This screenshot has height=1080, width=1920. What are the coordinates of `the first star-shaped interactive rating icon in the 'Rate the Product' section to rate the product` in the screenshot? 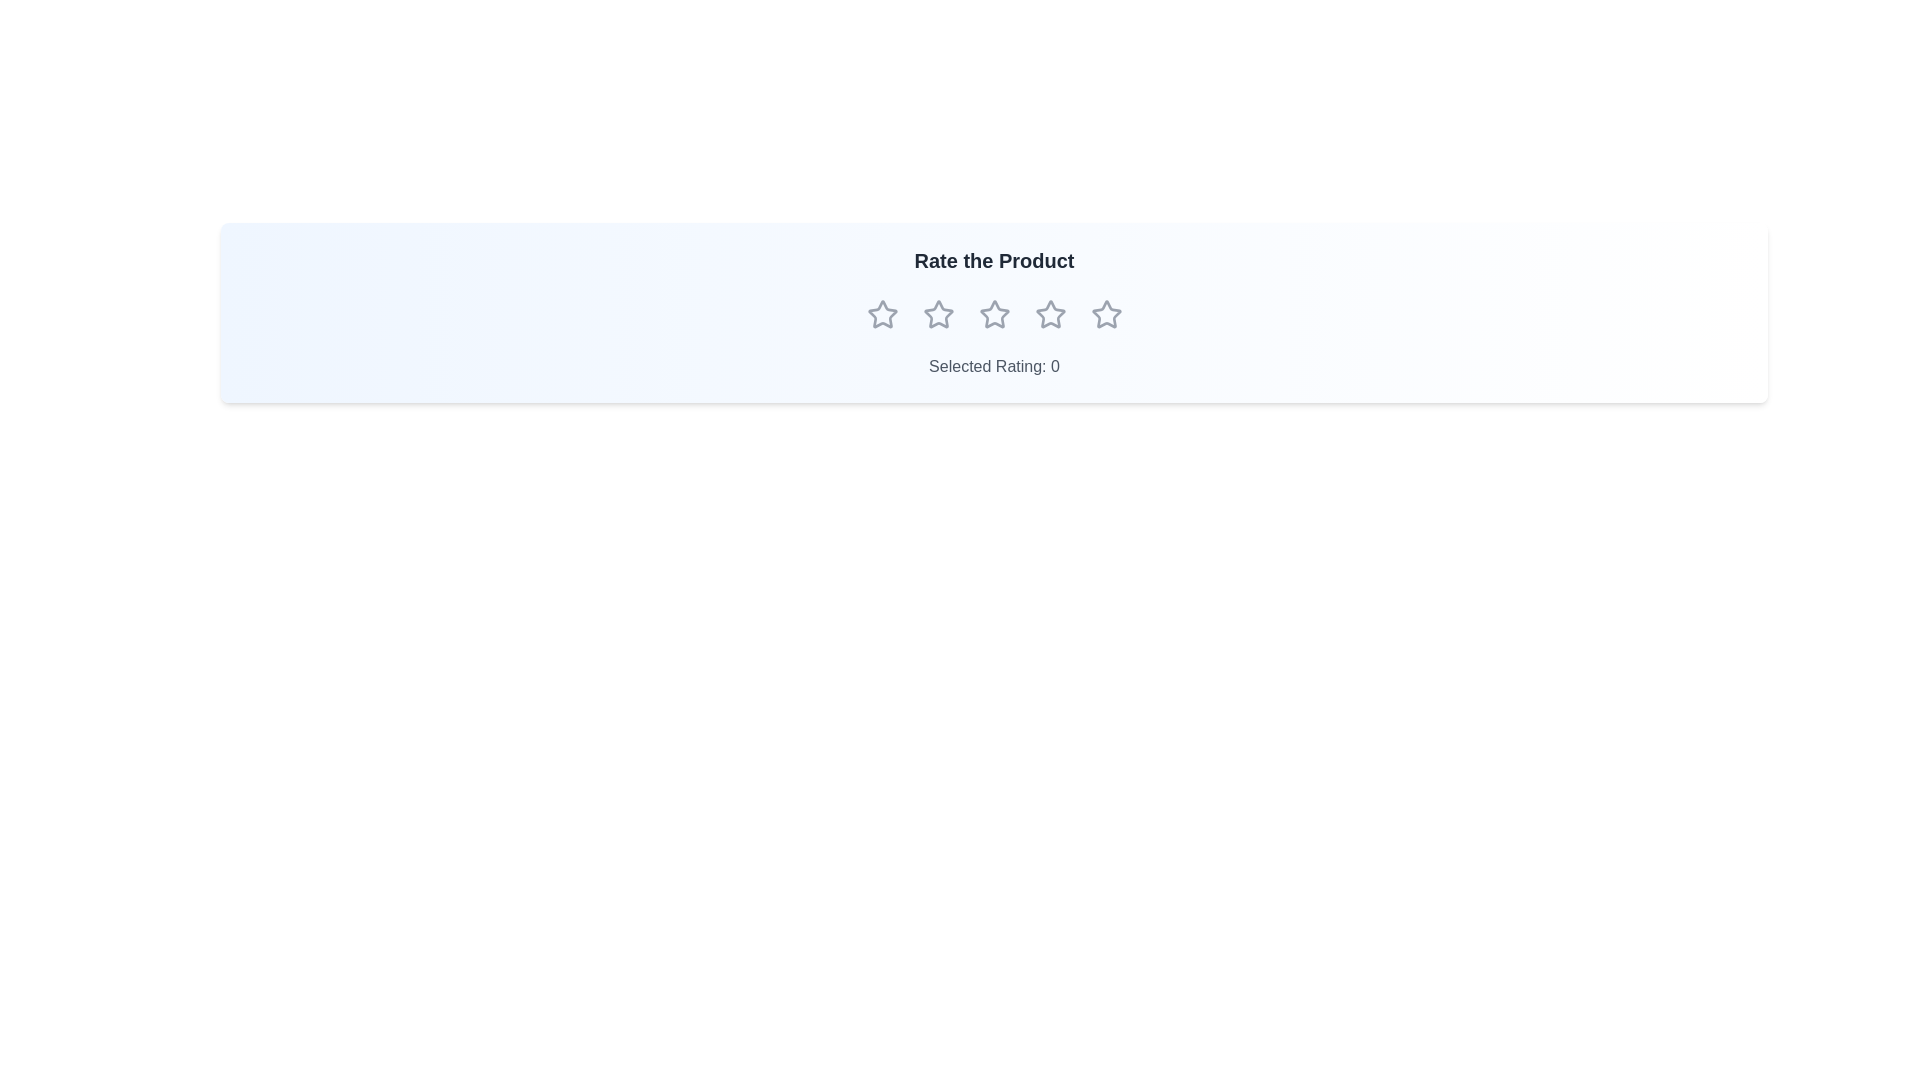 It's located at (881, 315).